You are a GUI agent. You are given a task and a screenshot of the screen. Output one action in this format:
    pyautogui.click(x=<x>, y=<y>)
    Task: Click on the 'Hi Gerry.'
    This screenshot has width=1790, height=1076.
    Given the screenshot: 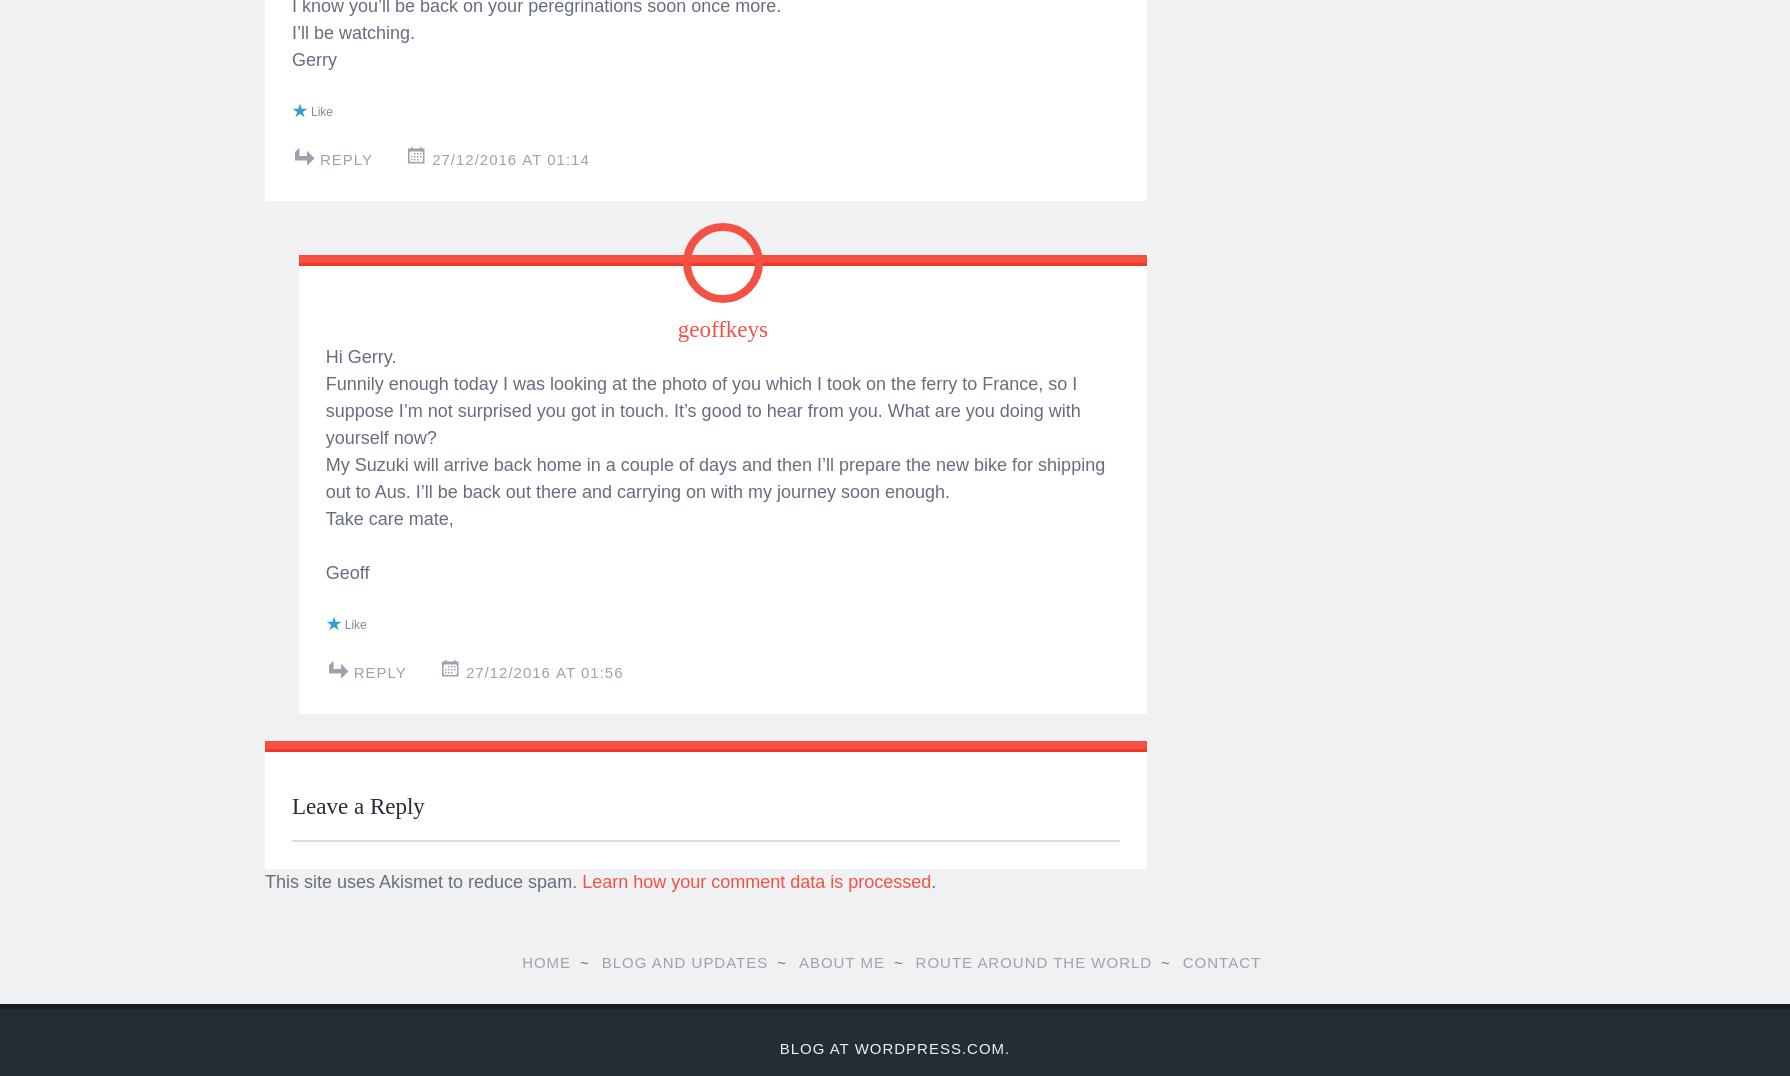 What is the action you would take?
    pyautogui.click(x=360, y=970)
    